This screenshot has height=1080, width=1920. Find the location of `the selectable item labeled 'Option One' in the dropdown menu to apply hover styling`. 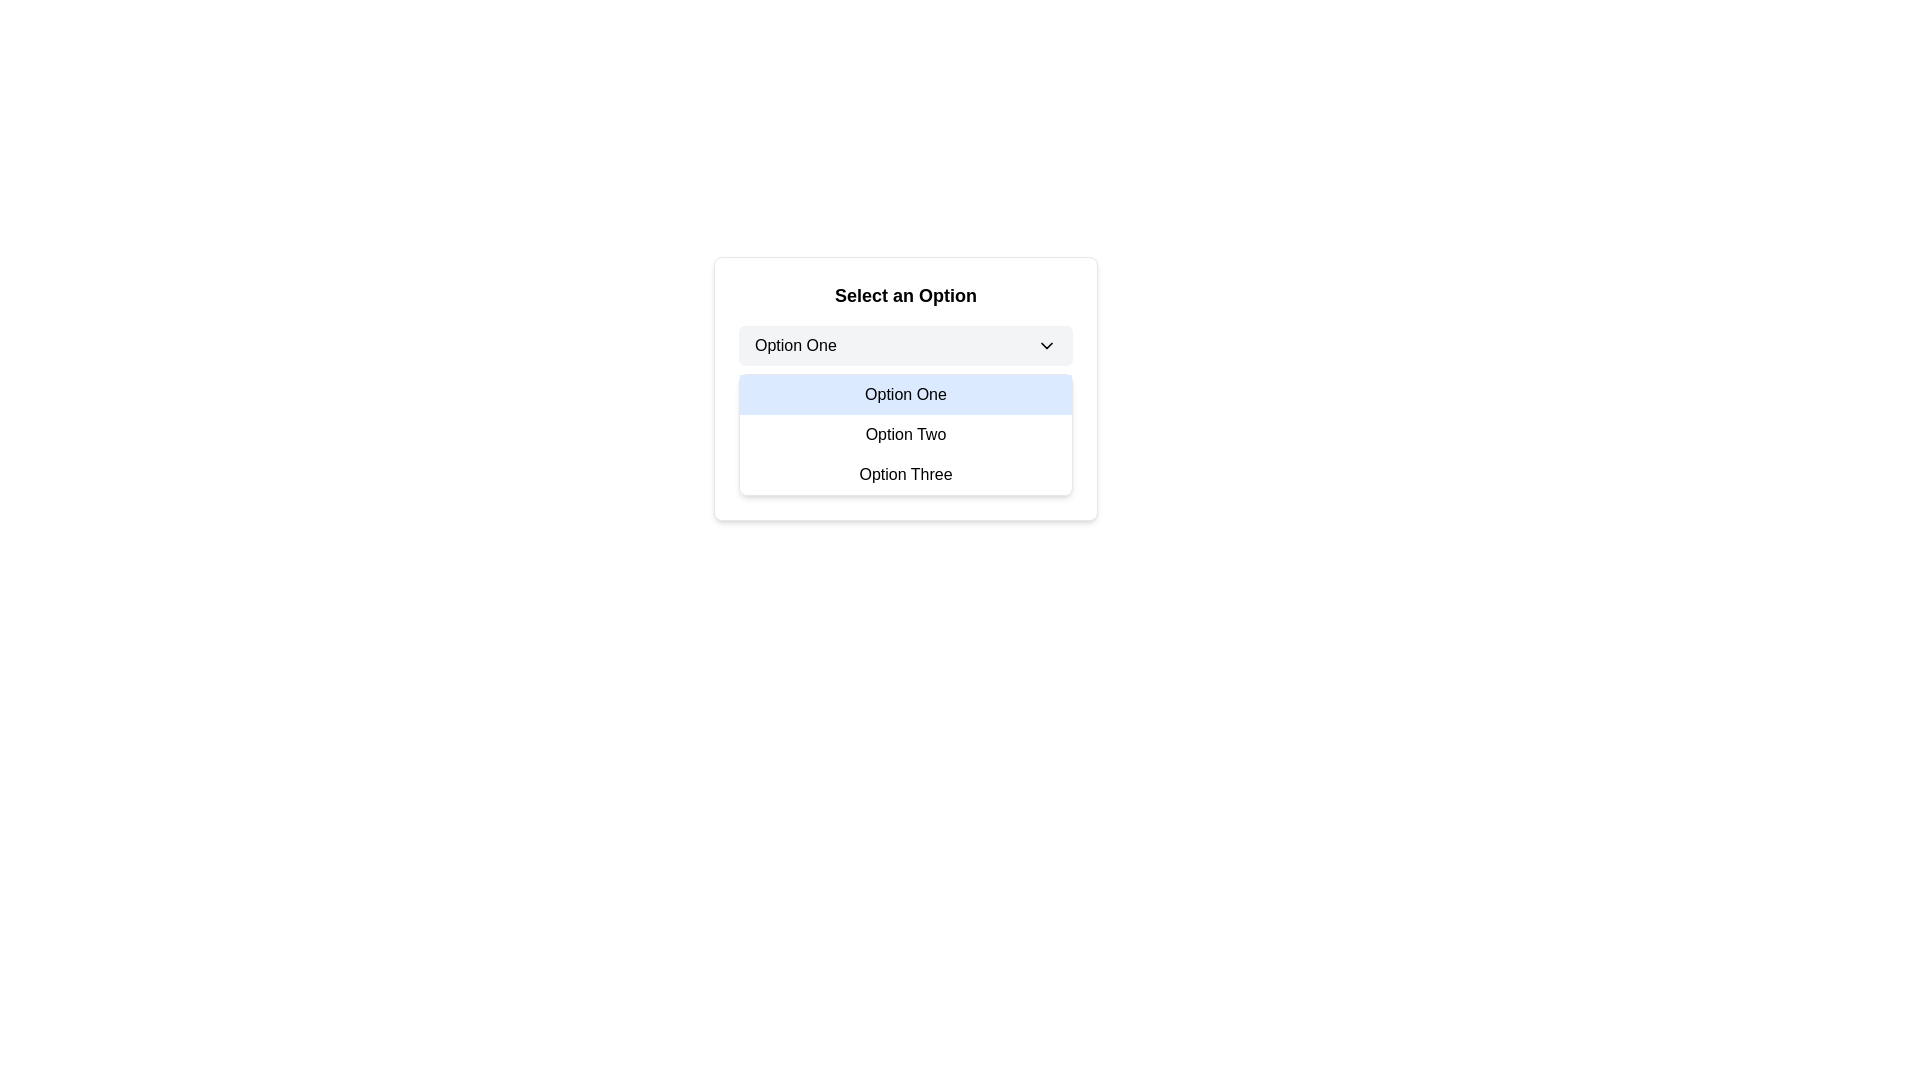

the selectable item labeled 'Option One' in the dropdown menu to apply hover styling is located at coordinates (905, 394).